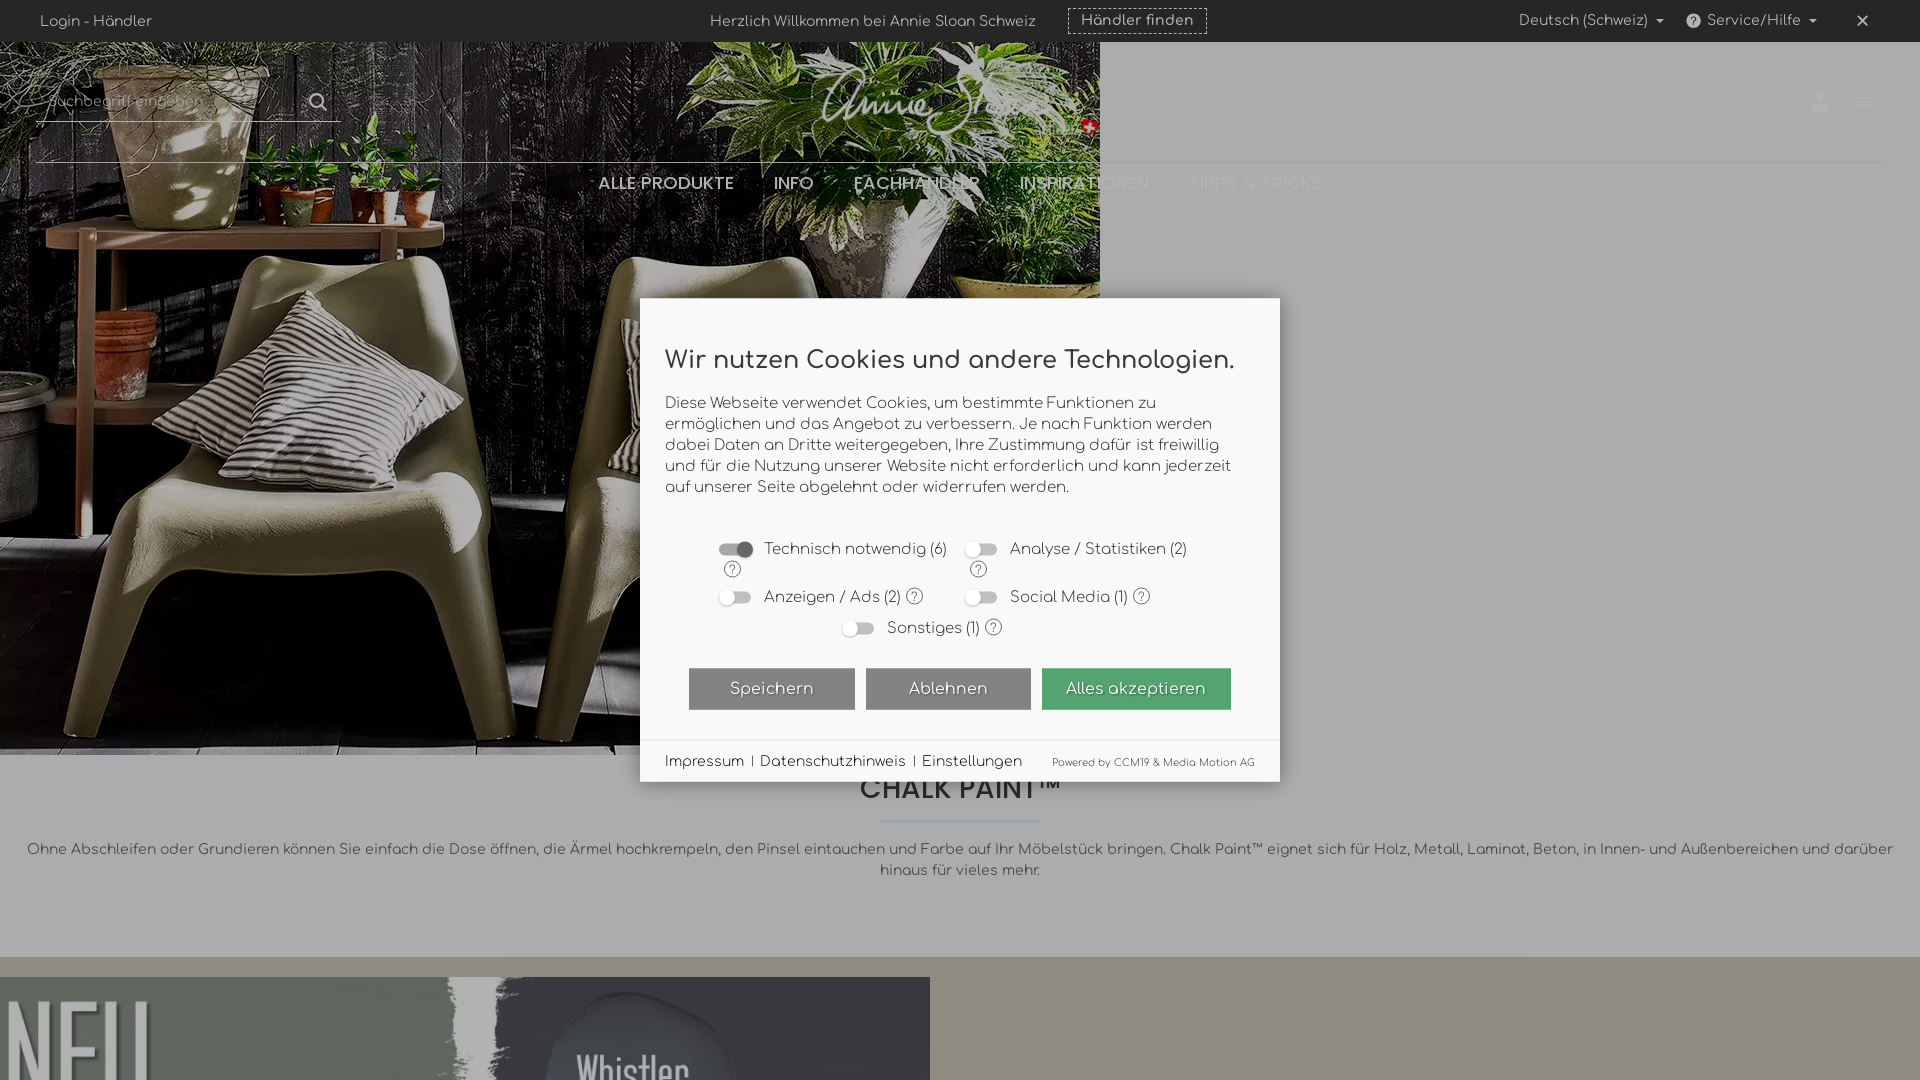 The image size is (1920, 1080). What do you see at coordinates (1253, 182) in the screenshot?
I see `'TIPPS & TRICKS'` at bounding box center [1253, 182].